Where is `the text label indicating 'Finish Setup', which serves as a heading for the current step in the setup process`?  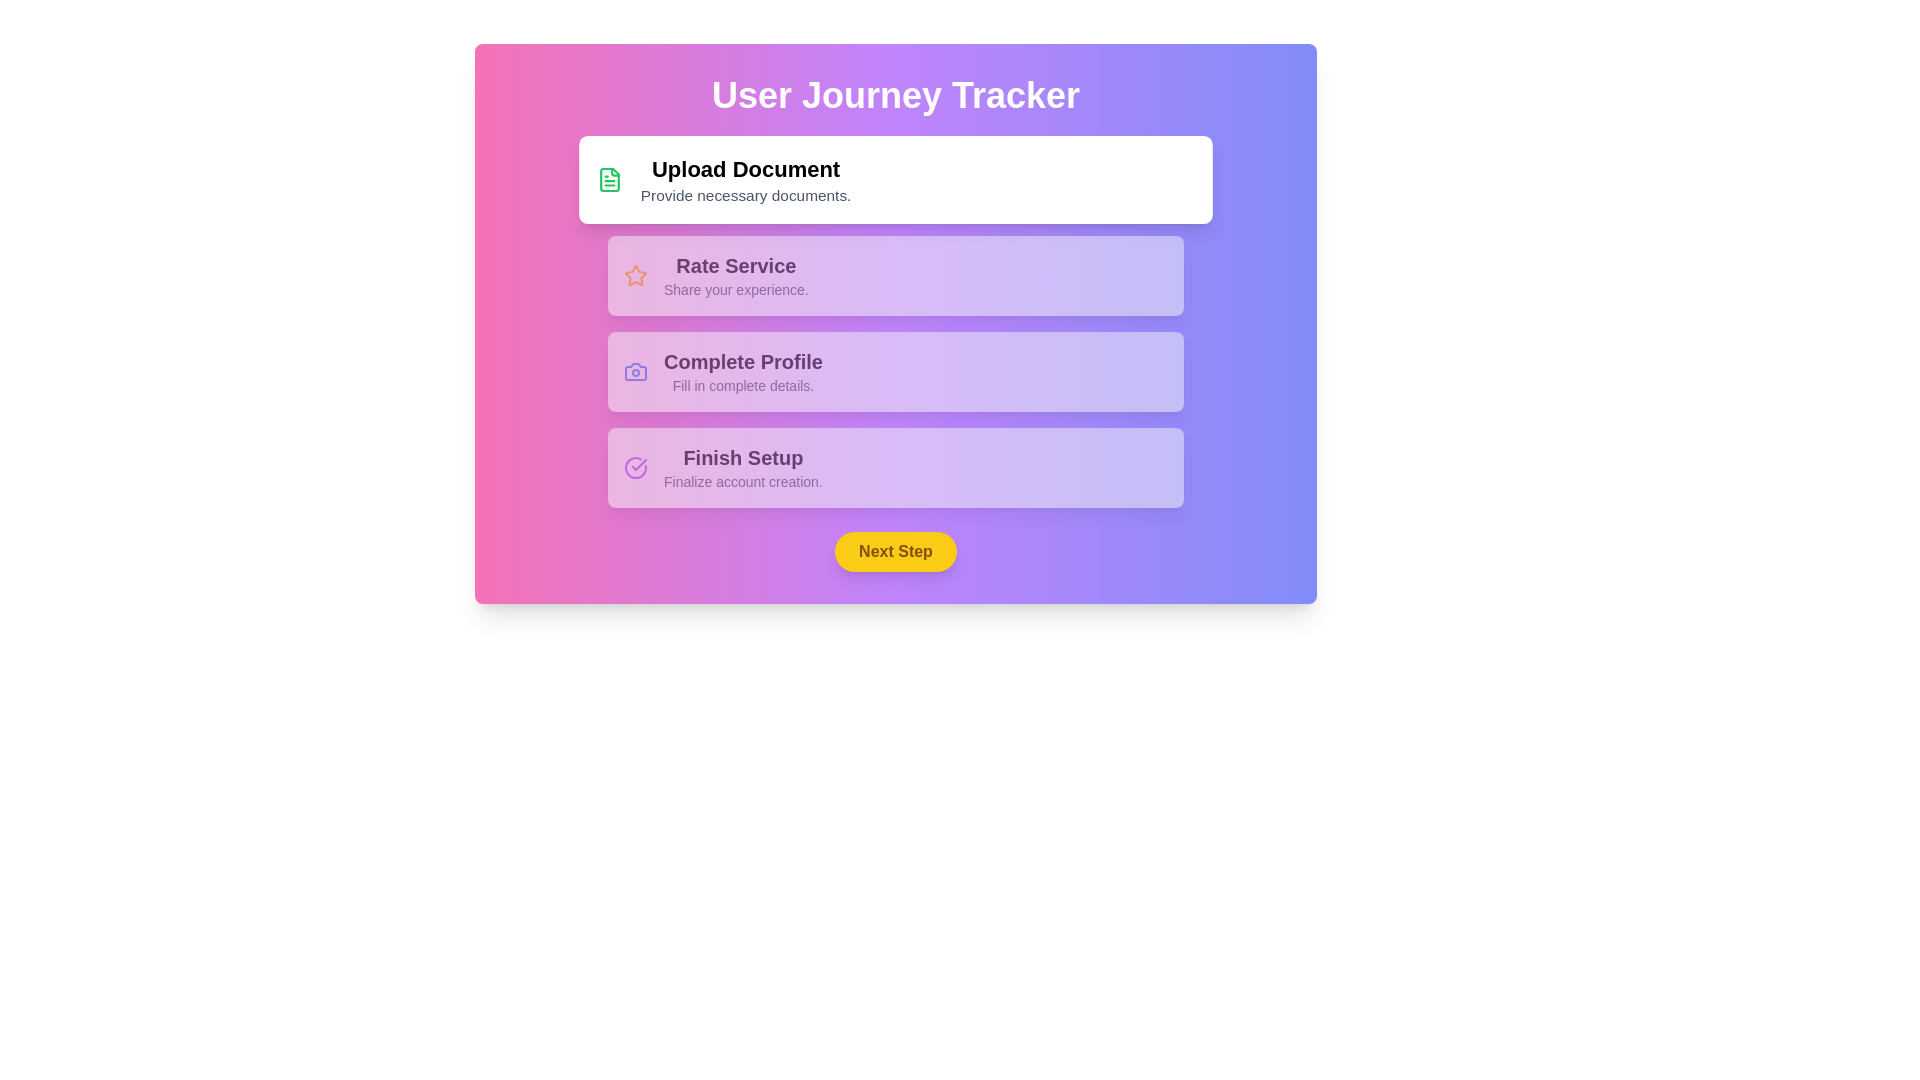
the text label indicating 'Finish Setup', which serves as a heading for the current step in the setup process is located at coordinates (742, 458).